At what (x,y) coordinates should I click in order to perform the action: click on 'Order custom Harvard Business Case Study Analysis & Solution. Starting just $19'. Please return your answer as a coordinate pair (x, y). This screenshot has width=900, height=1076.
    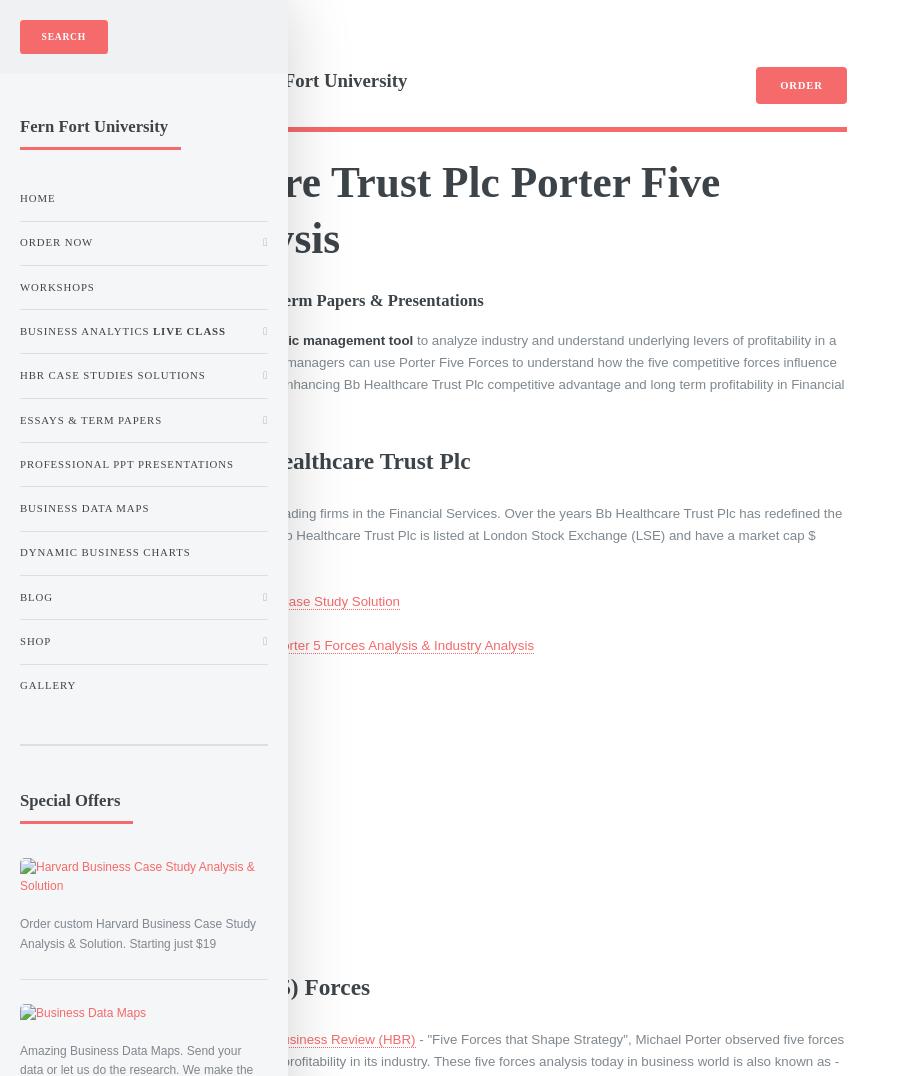
    Looking at the image, I should click on (137, 932).